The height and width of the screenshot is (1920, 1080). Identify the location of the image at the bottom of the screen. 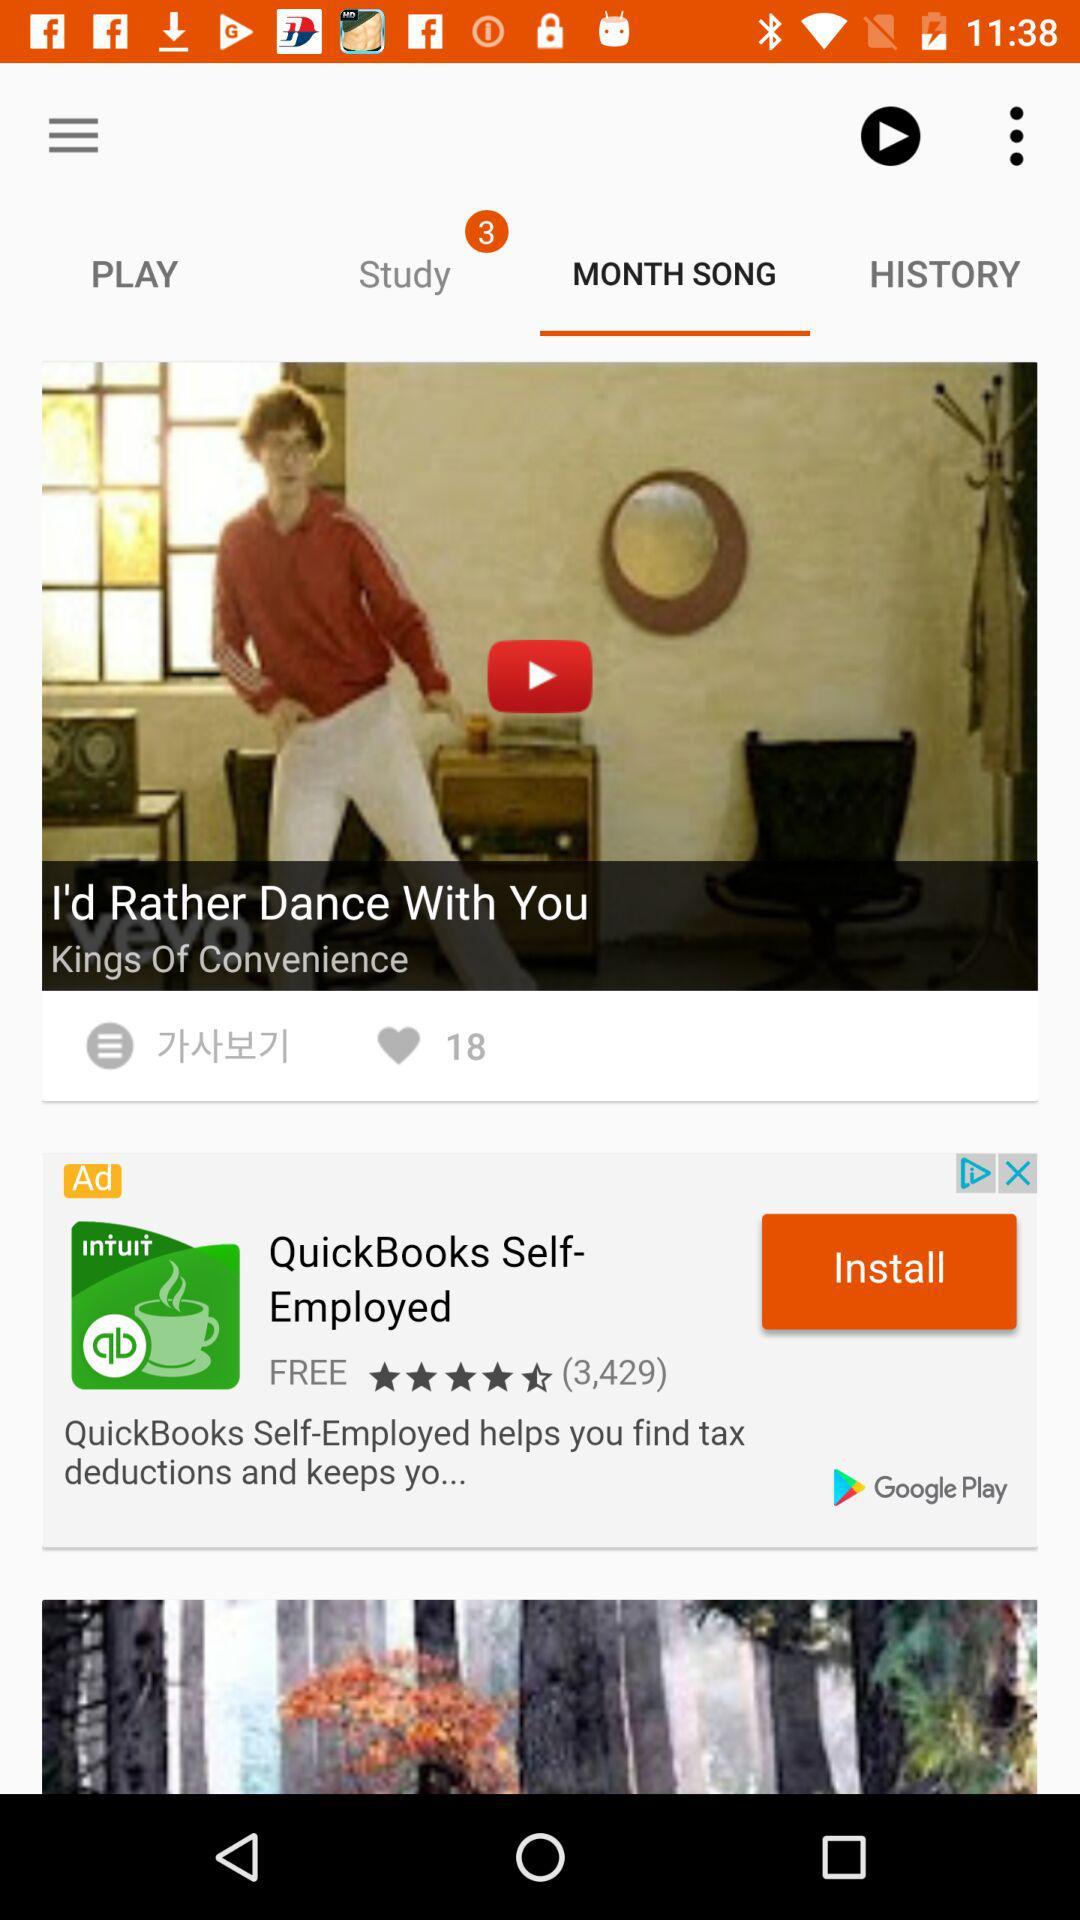
(540, 1696).